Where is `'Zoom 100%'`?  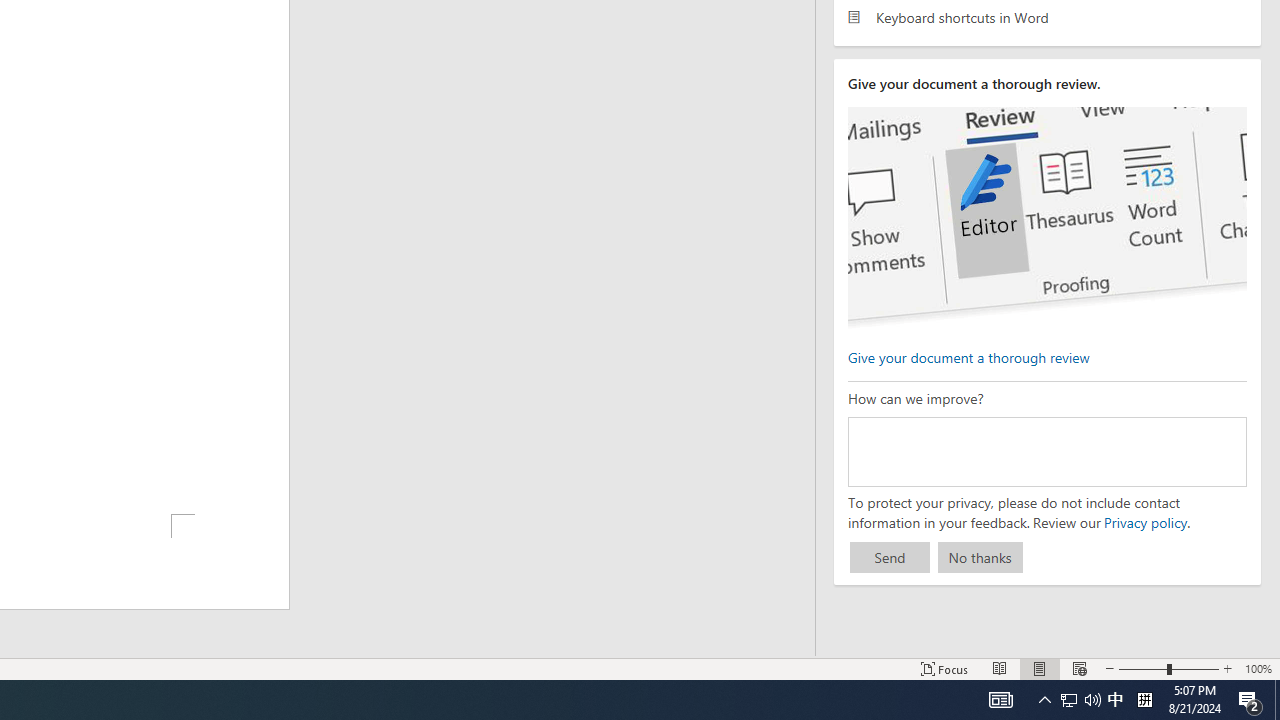 'Zoom 100%' is located at coordinates (1257, 669).